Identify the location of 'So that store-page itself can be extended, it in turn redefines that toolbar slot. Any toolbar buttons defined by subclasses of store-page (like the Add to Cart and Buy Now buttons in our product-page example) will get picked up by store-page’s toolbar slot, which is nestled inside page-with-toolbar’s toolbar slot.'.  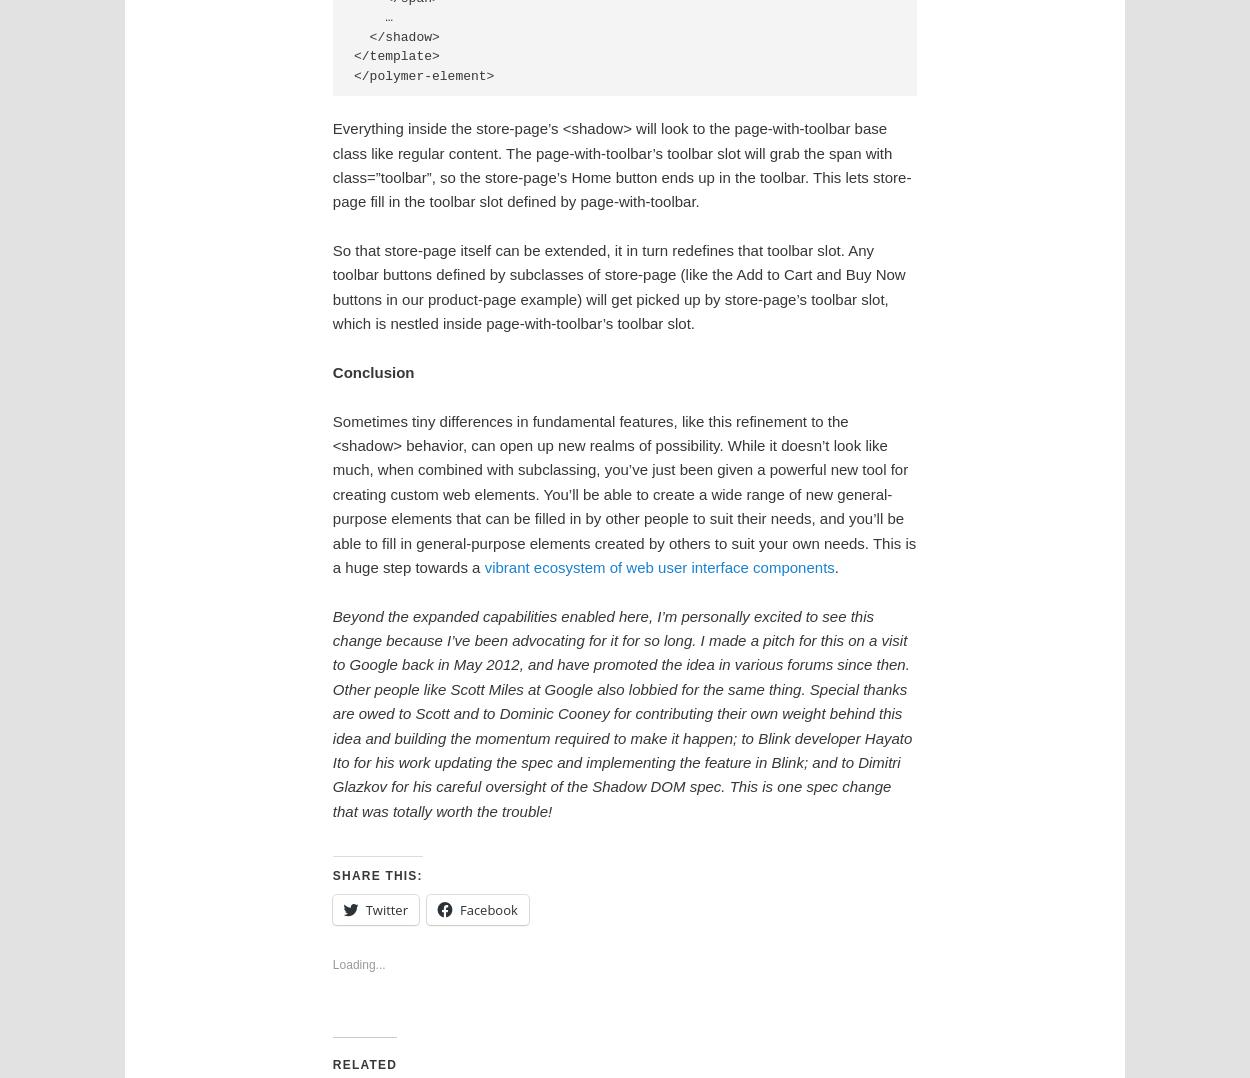
(617, 286).